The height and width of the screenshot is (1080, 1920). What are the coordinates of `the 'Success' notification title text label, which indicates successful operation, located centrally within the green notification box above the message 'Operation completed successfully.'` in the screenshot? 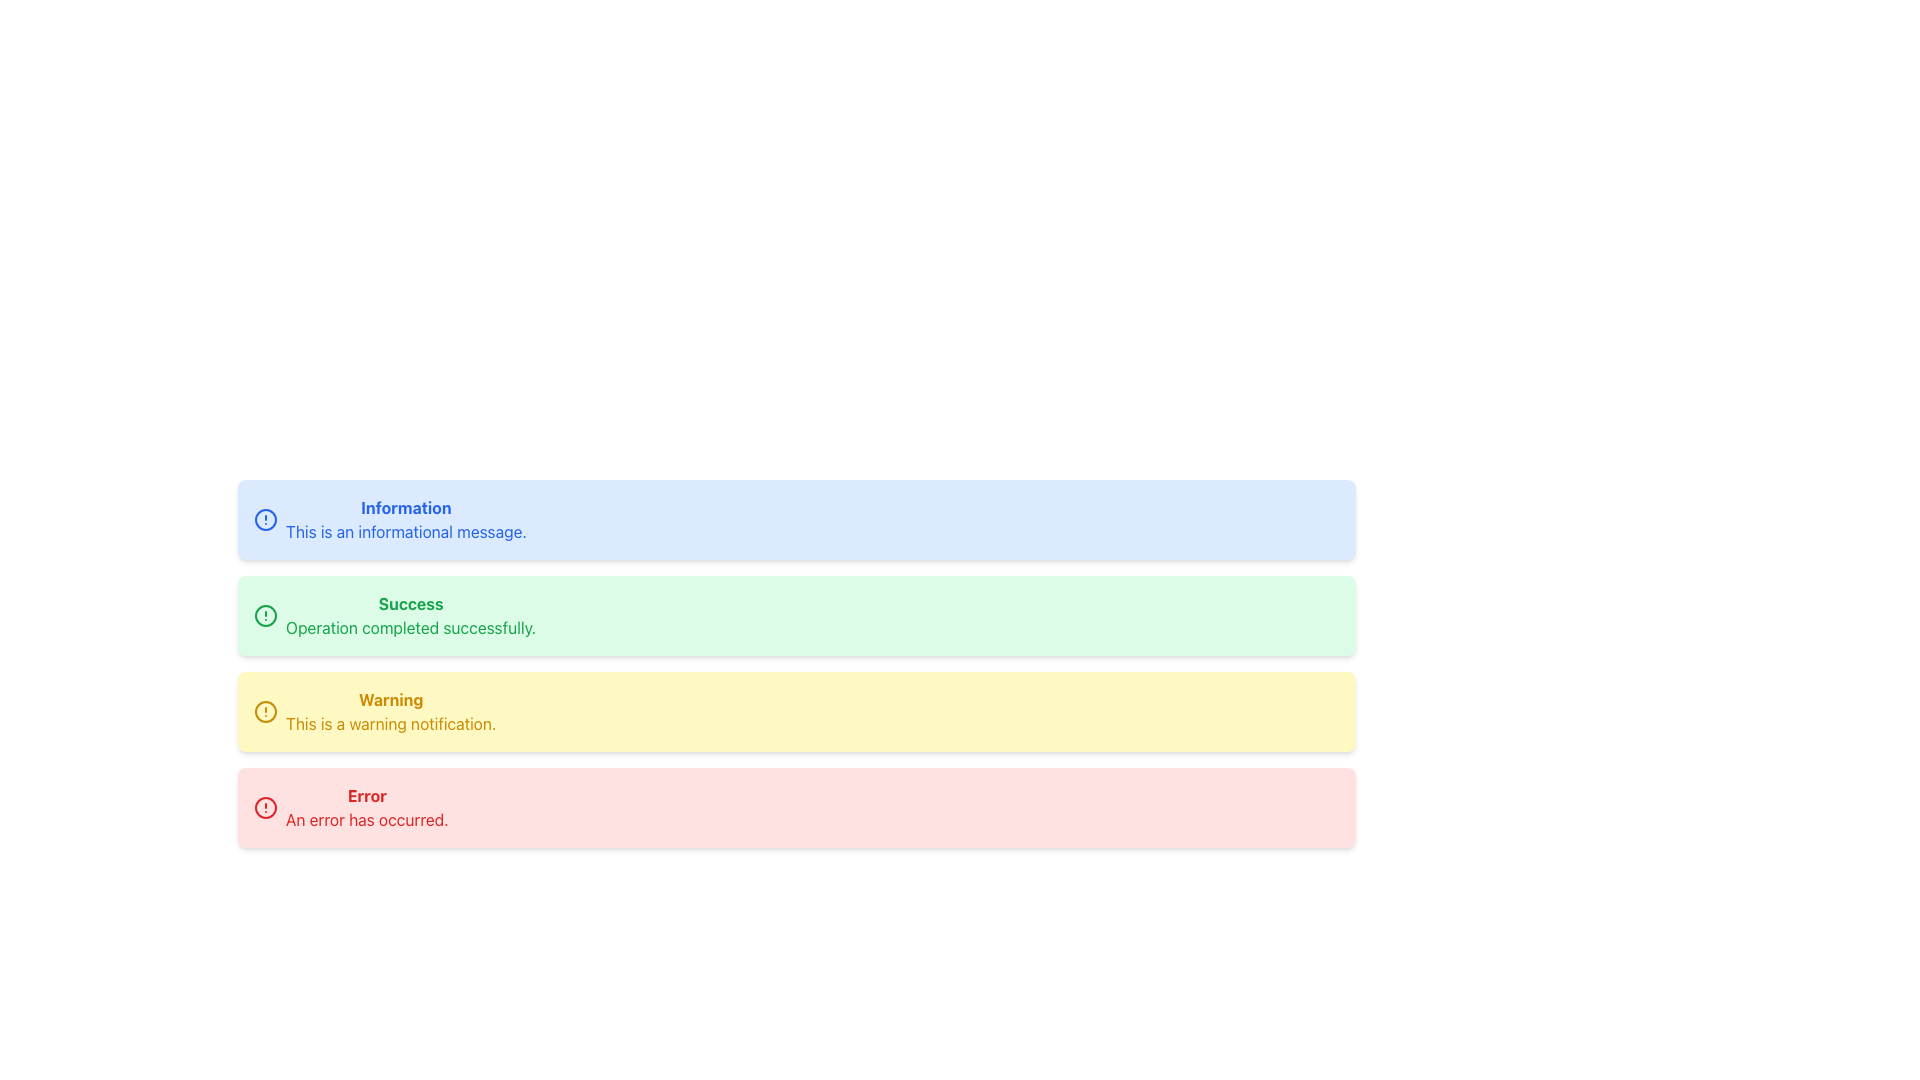 It's located at (410, 603).